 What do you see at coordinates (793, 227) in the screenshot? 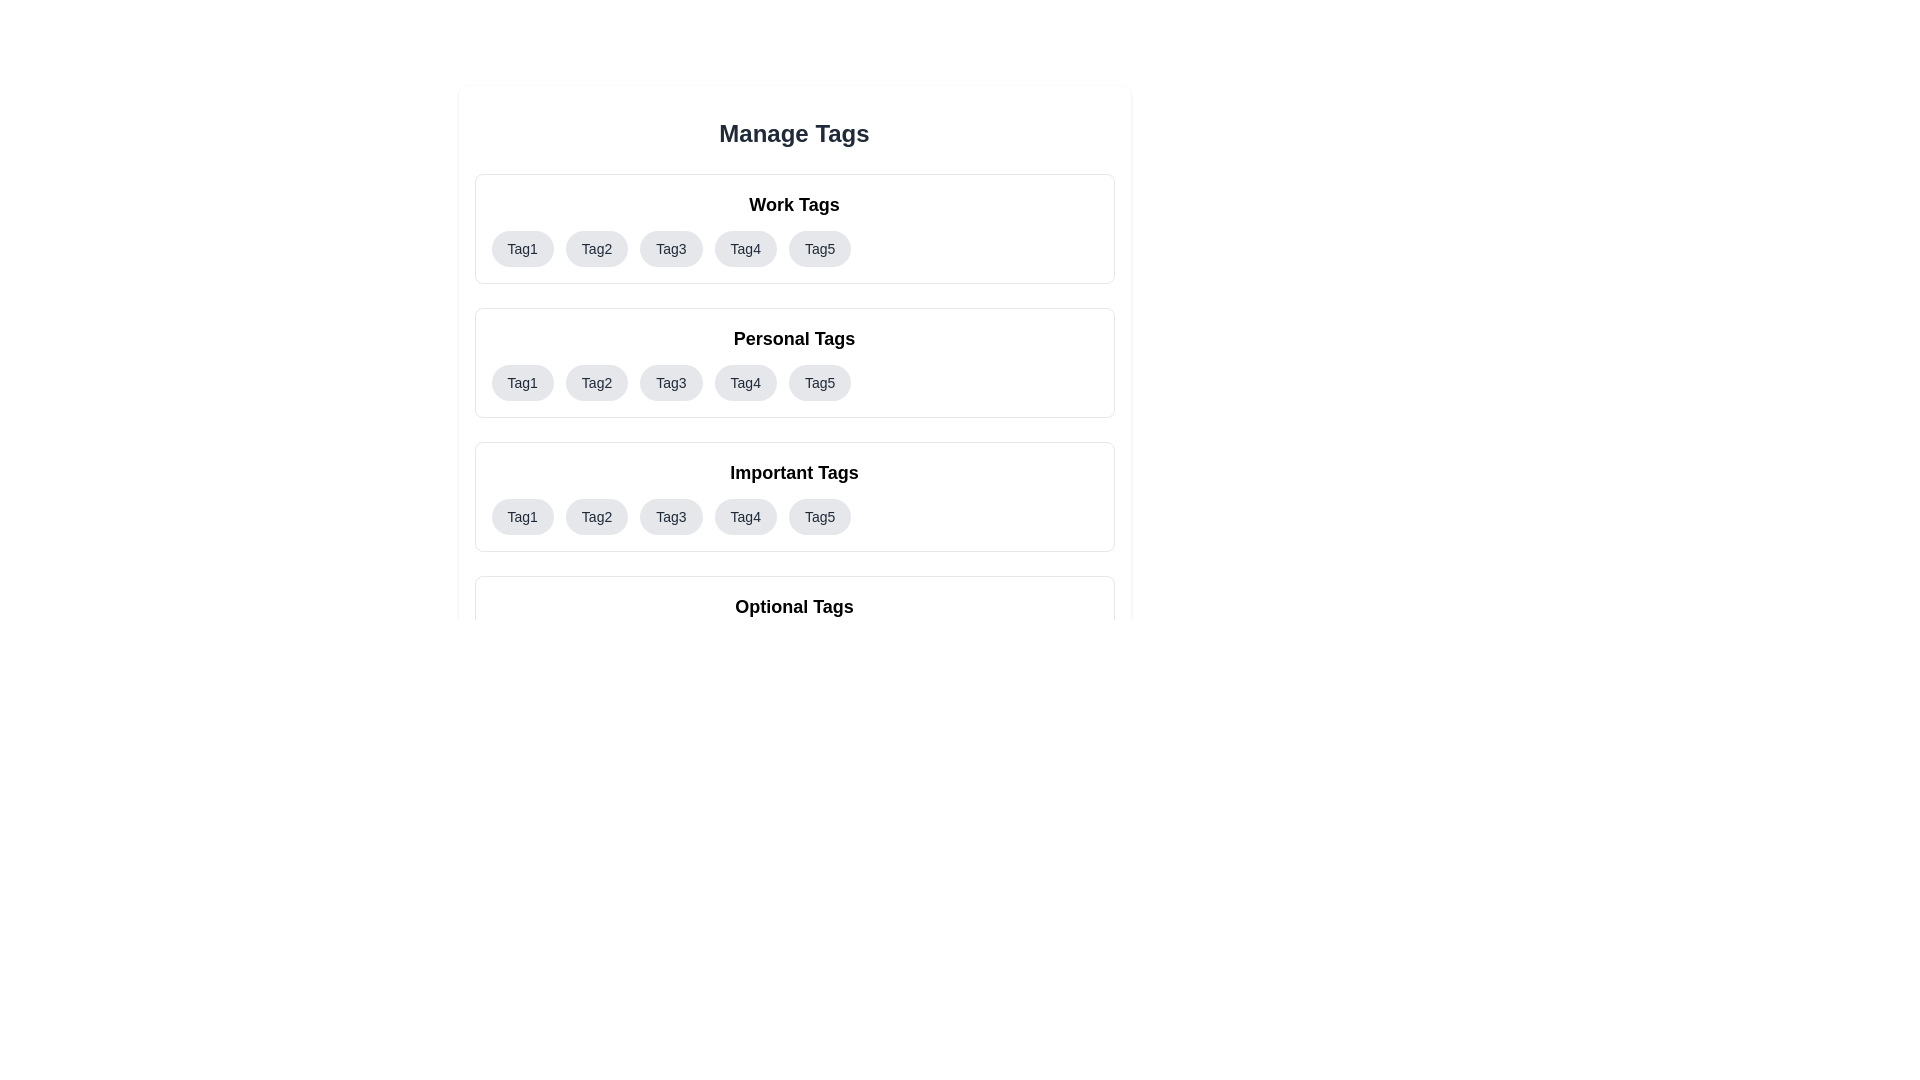
I see `the interactive tag element within the 'Work Tags' section` at bounding box center [793, 227].